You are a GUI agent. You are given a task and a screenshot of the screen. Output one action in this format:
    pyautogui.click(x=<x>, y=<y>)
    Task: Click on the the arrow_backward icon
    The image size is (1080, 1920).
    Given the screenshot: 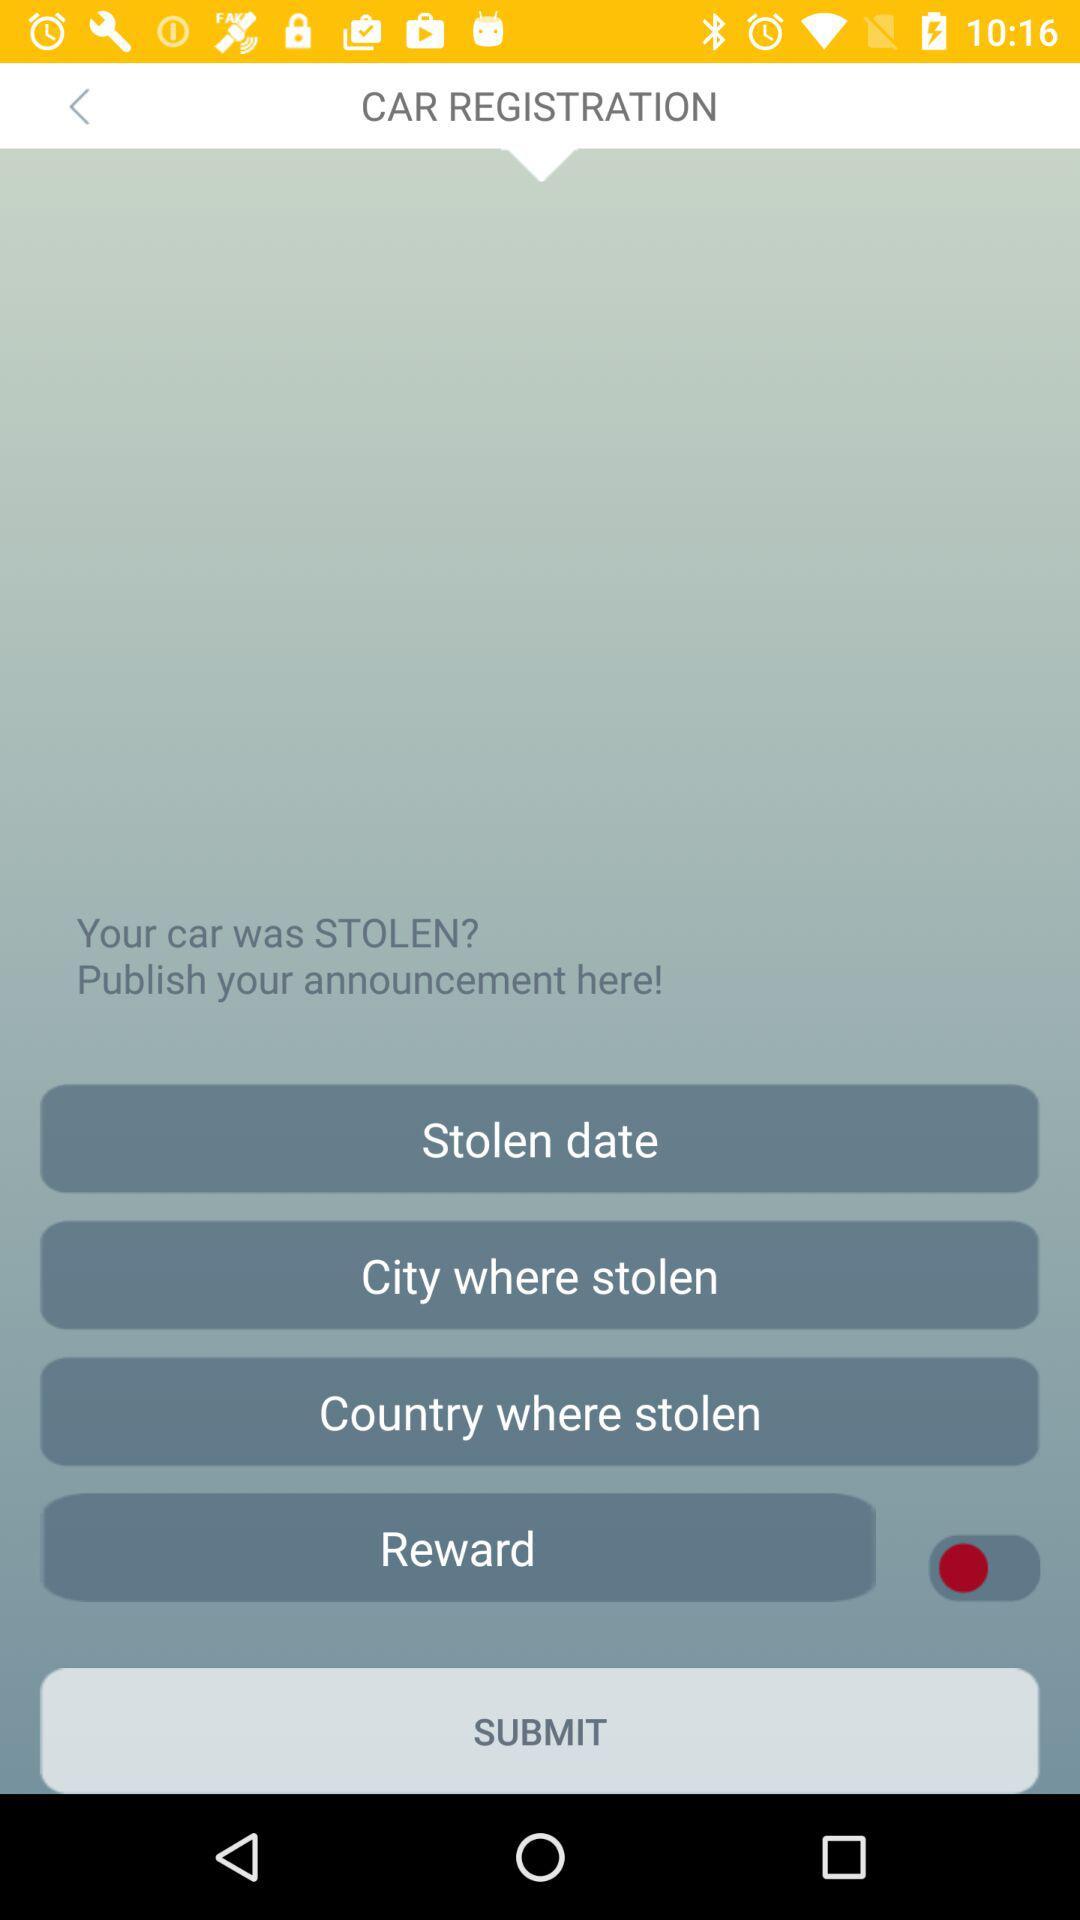 What is the action you would take?
    pyautogui.click(x=77, y=104)
    